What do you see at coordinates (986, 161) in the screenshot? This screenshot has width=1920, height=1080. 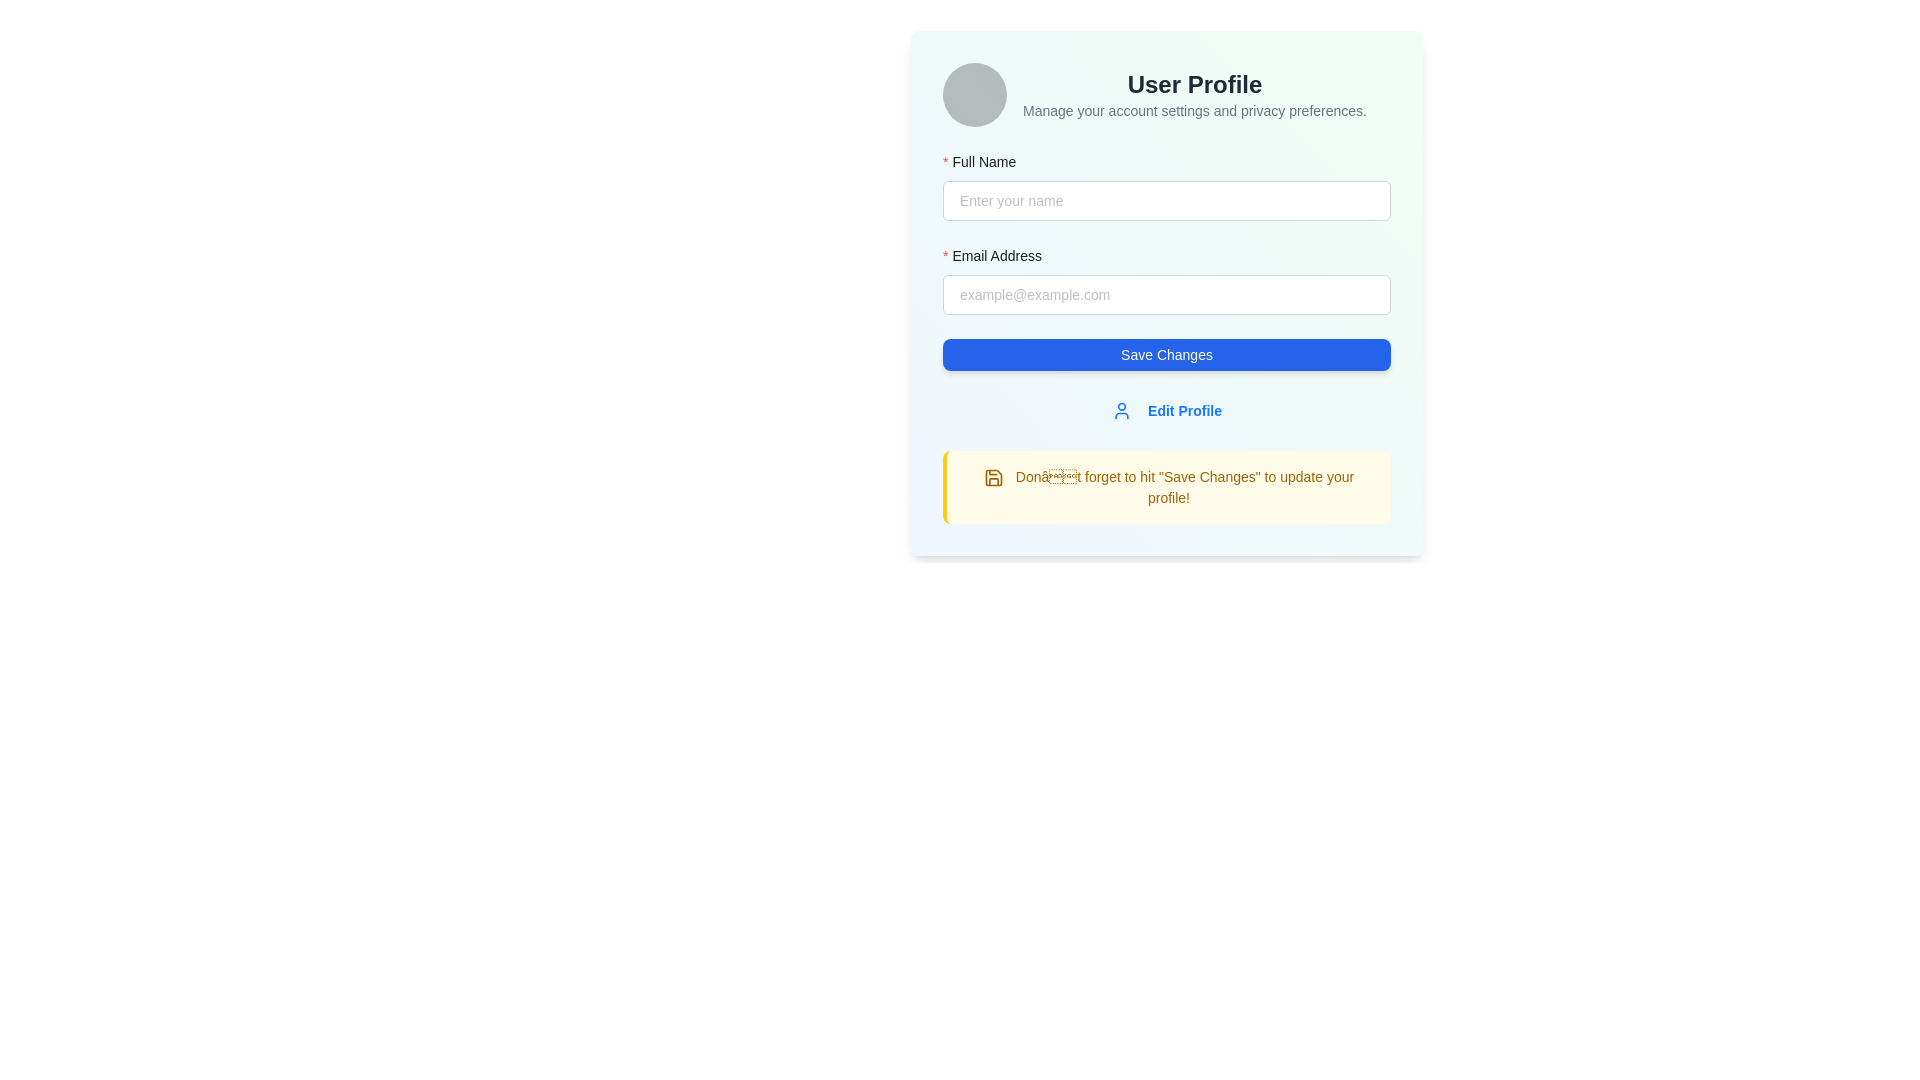 I see `the Text label that describes the input field for entering a full name, located near the top-left of the form area` at bounding box center [986, 161].